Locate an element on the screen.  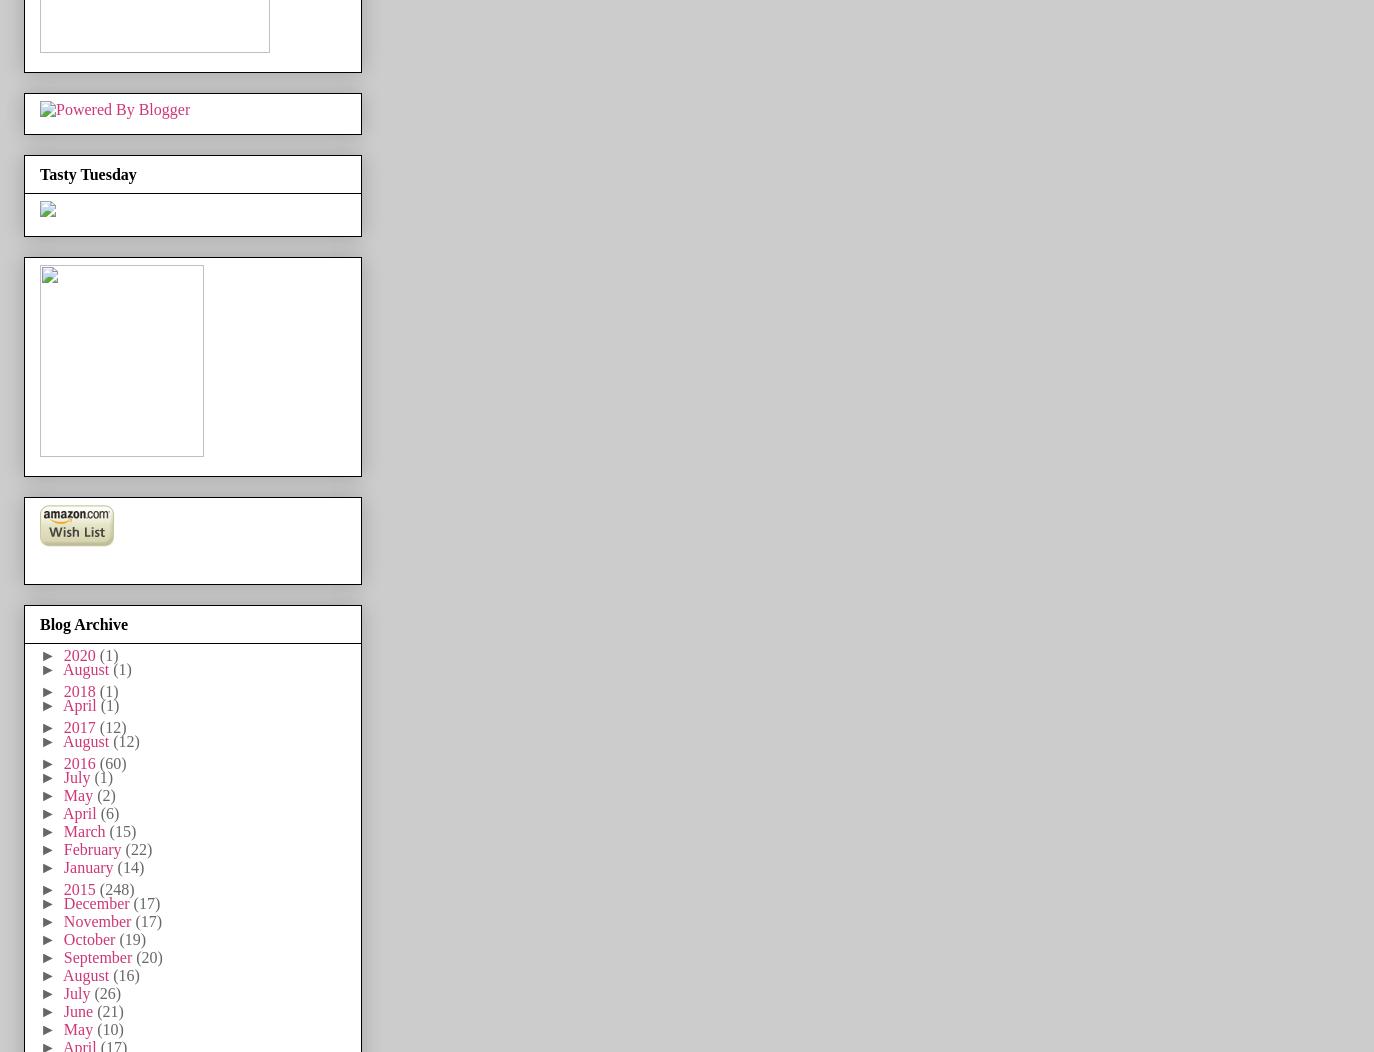
'March' is located at coordinates (85, 830).